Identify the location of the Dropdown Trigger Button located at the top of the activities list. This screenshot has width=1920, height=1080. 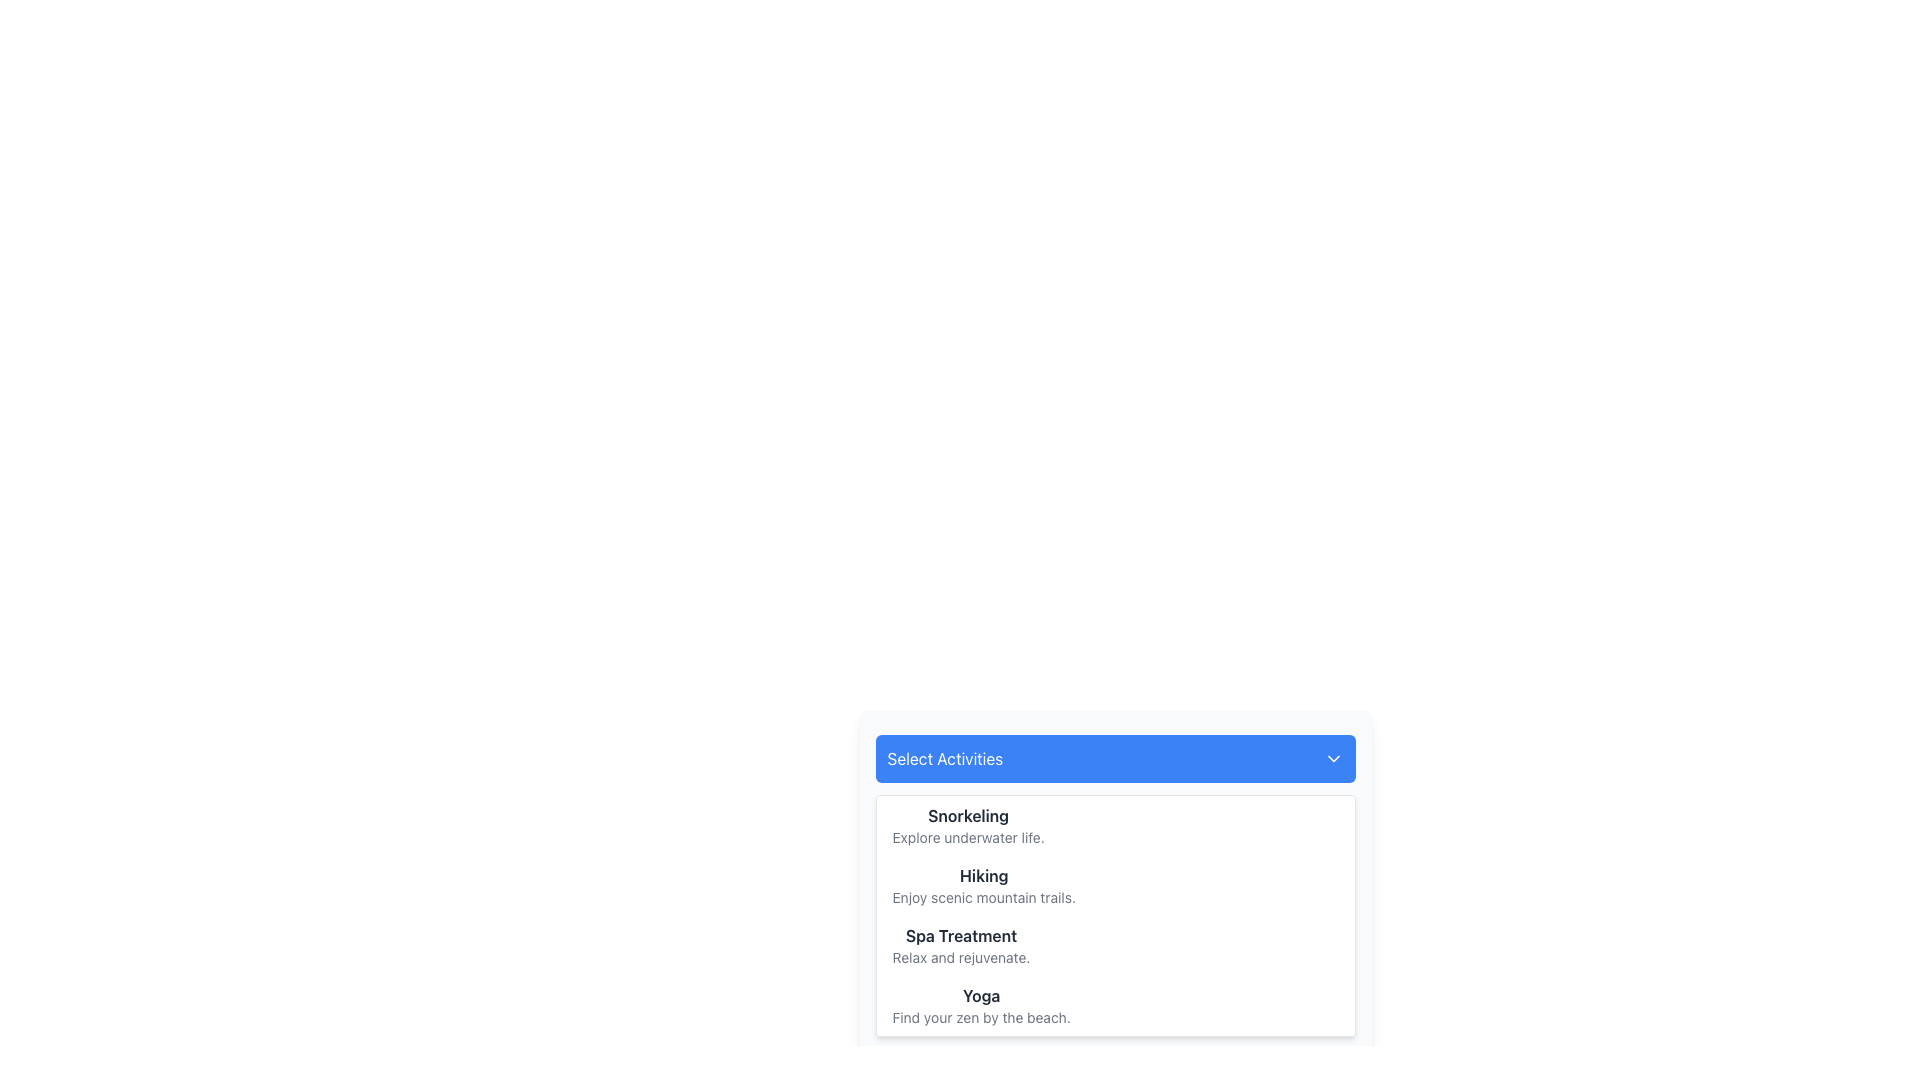
(1114, 759).